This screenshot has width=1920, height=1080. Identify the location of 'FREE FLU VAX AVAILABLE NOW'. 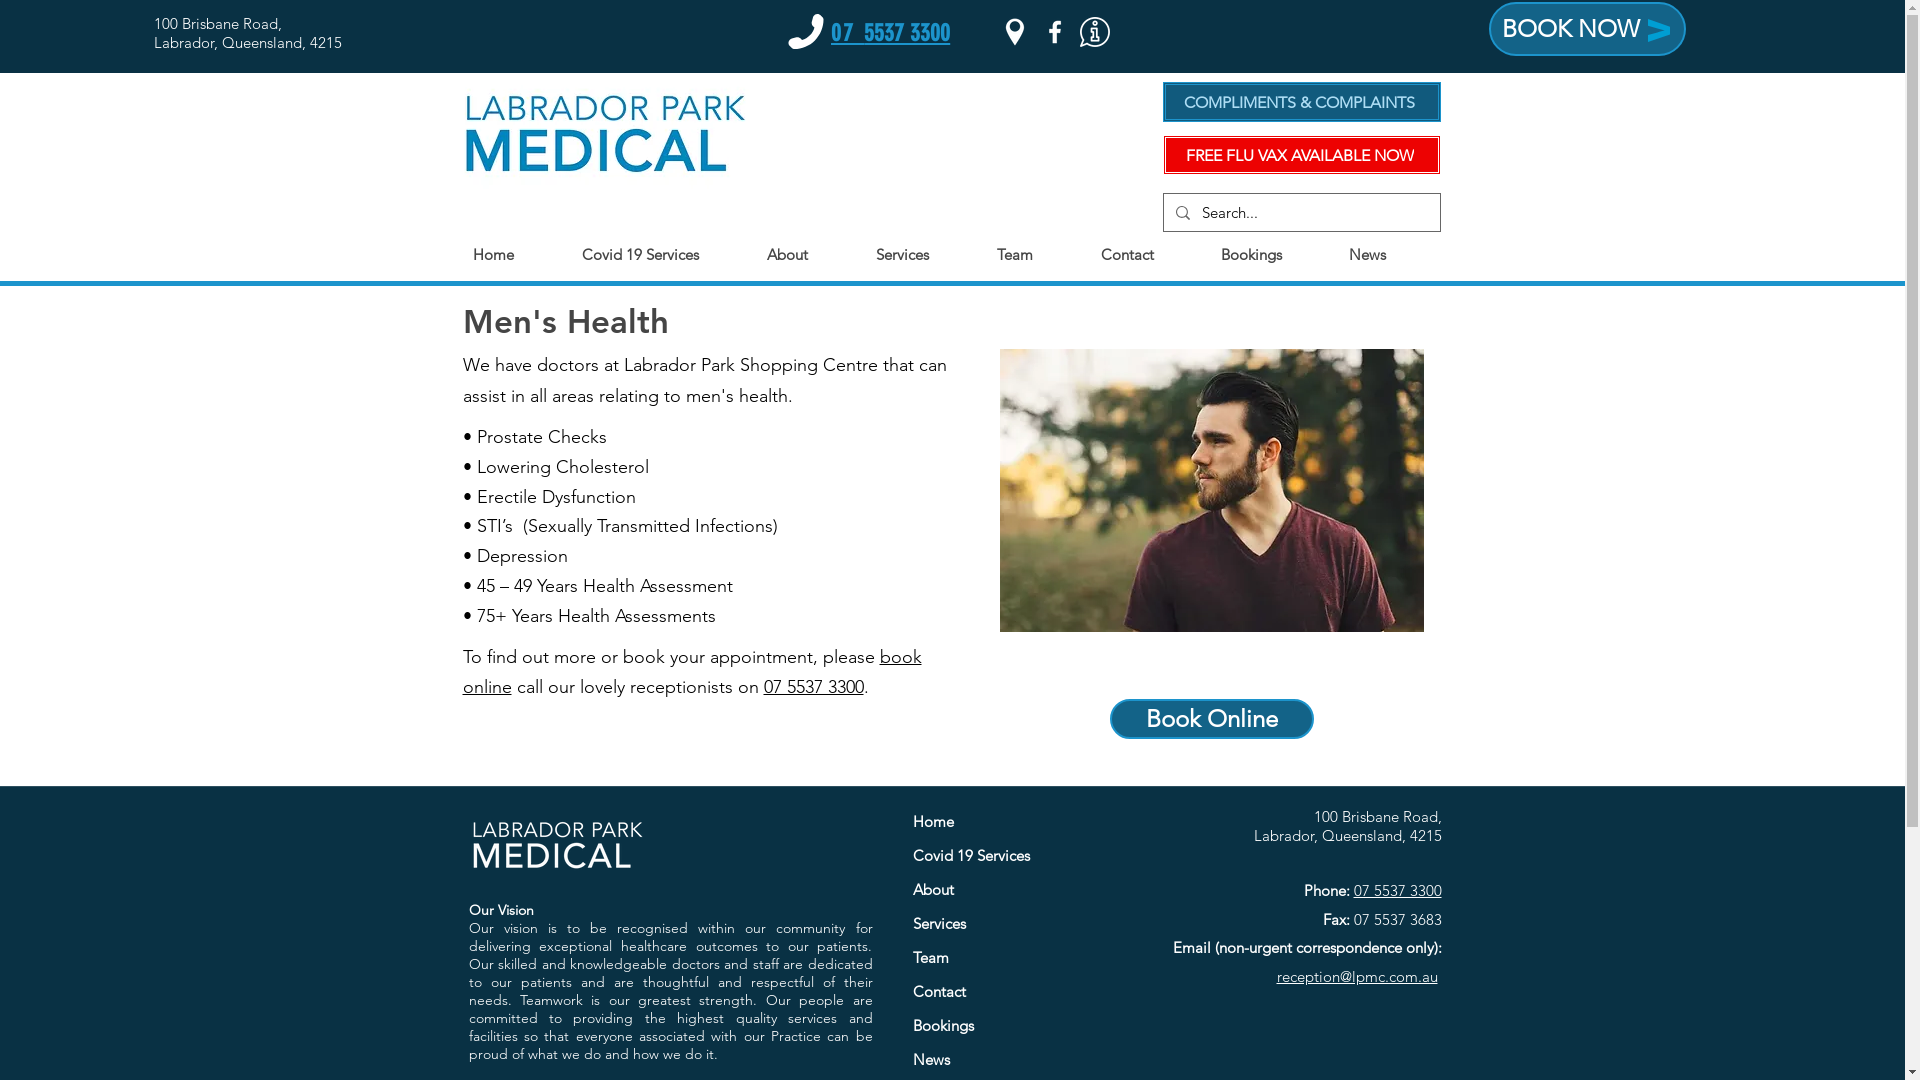
(1161, 153).